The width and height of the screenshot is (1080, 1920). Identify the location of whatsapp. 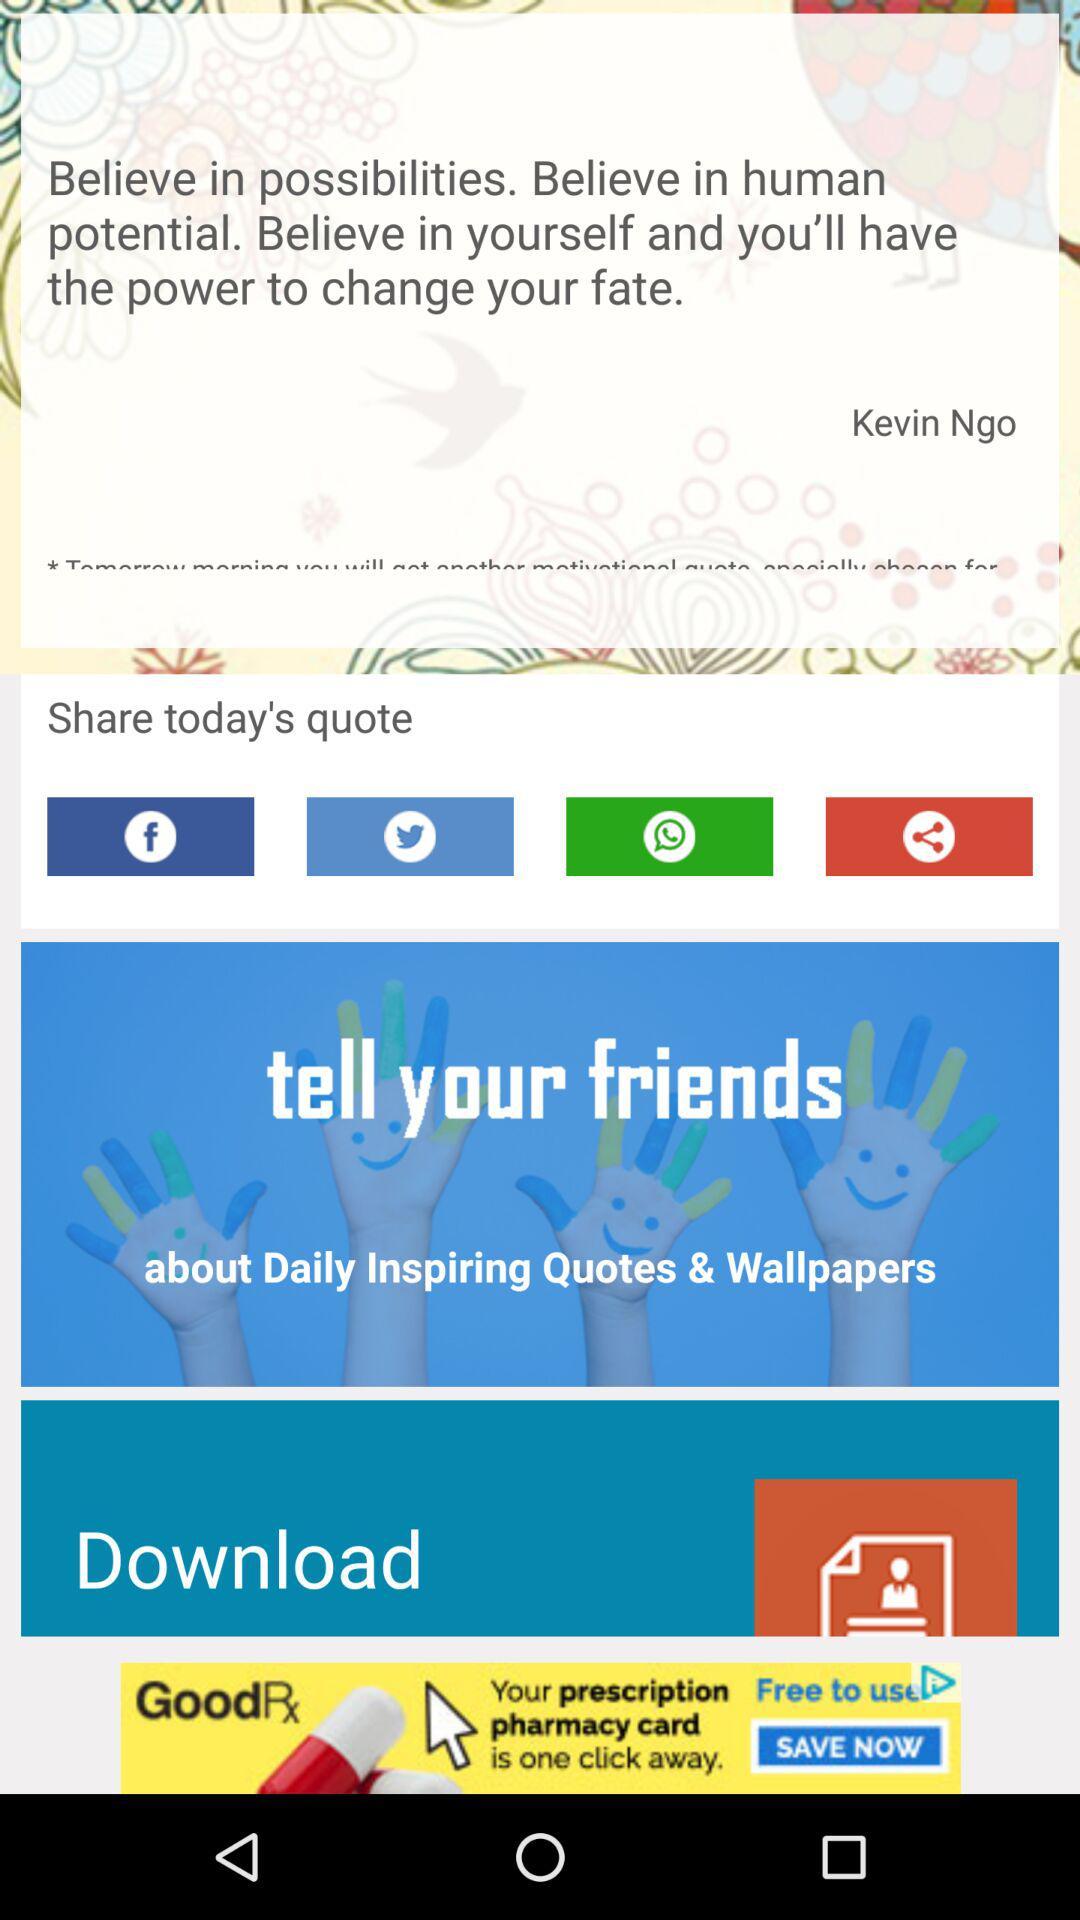
(669, 836).